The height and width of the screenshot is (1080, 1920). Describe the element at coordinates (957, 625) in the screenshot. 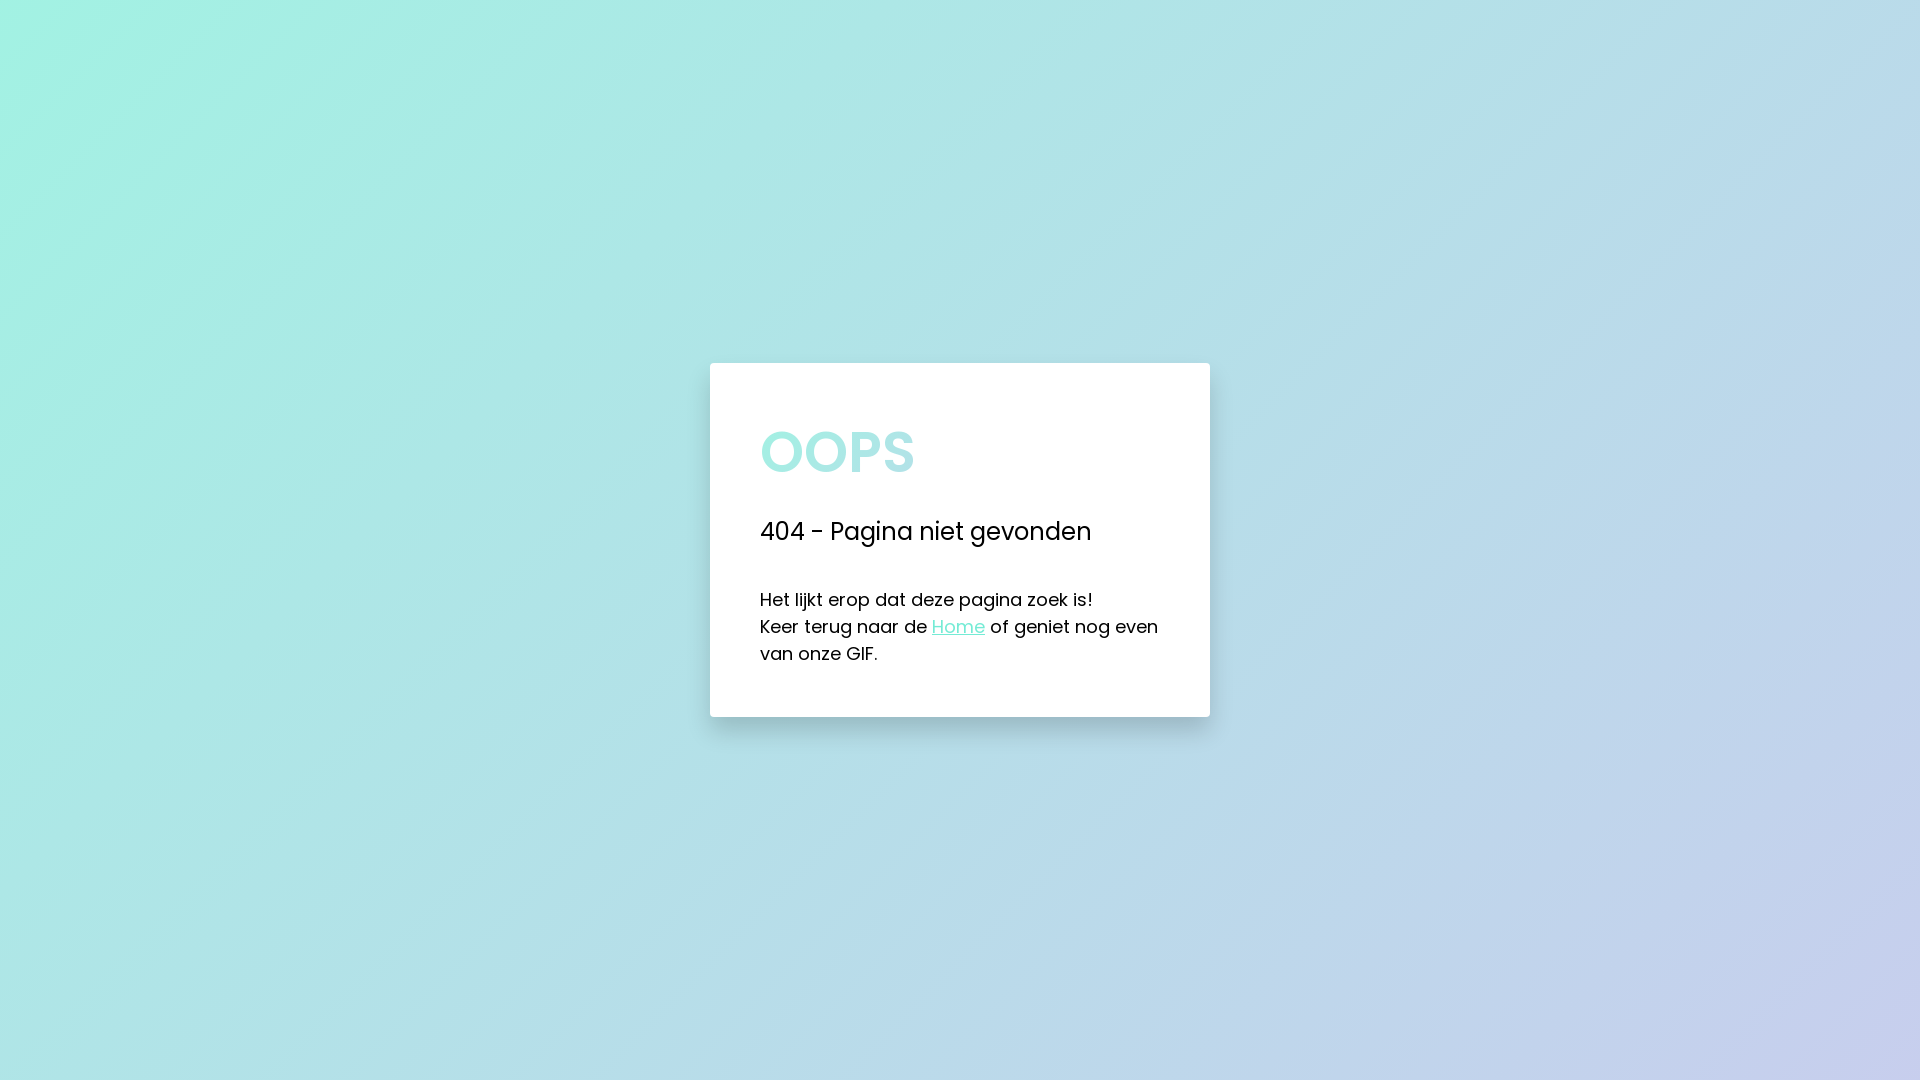

I see `'Home'` at that location.